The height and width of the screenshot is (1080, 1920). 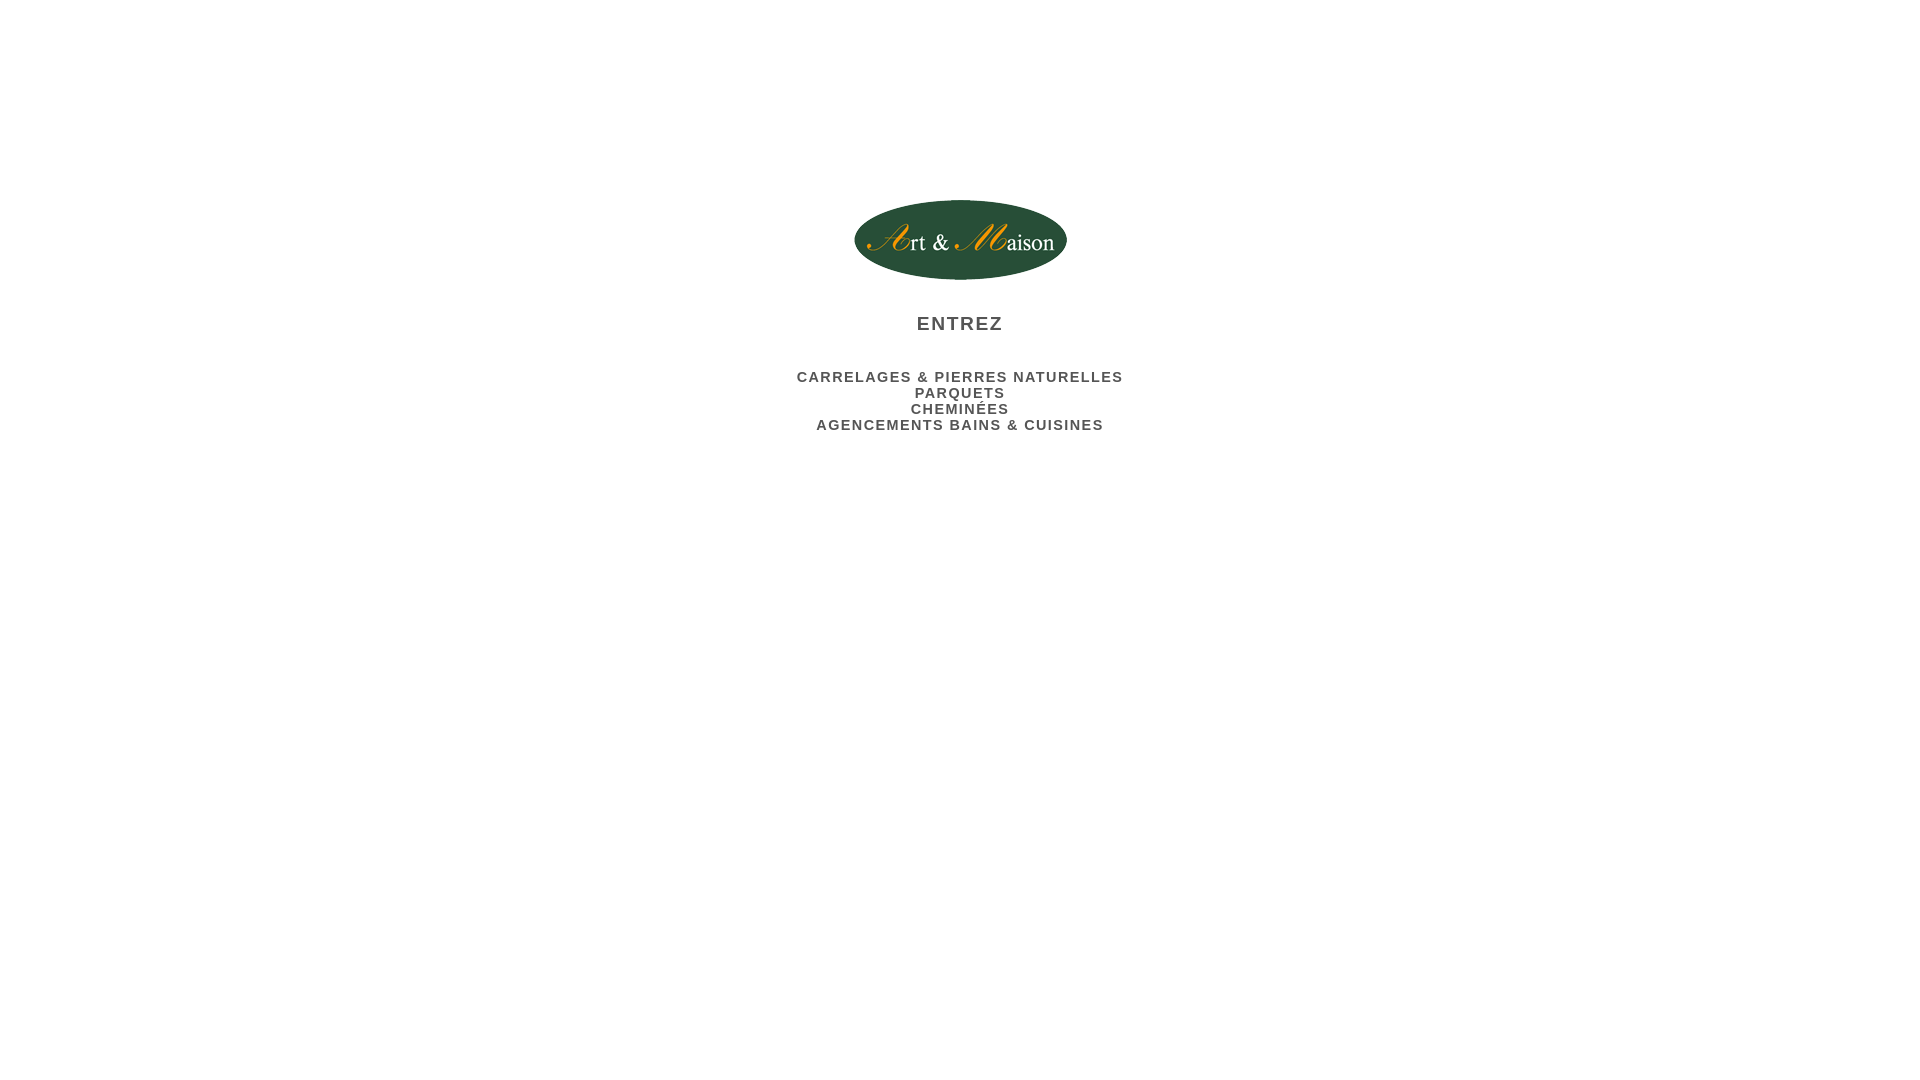 What do you see at coordinates (854, 238) in the screenshot?
I see `'Entrez sur Art et Maison'` at bounding box center [854, 238].